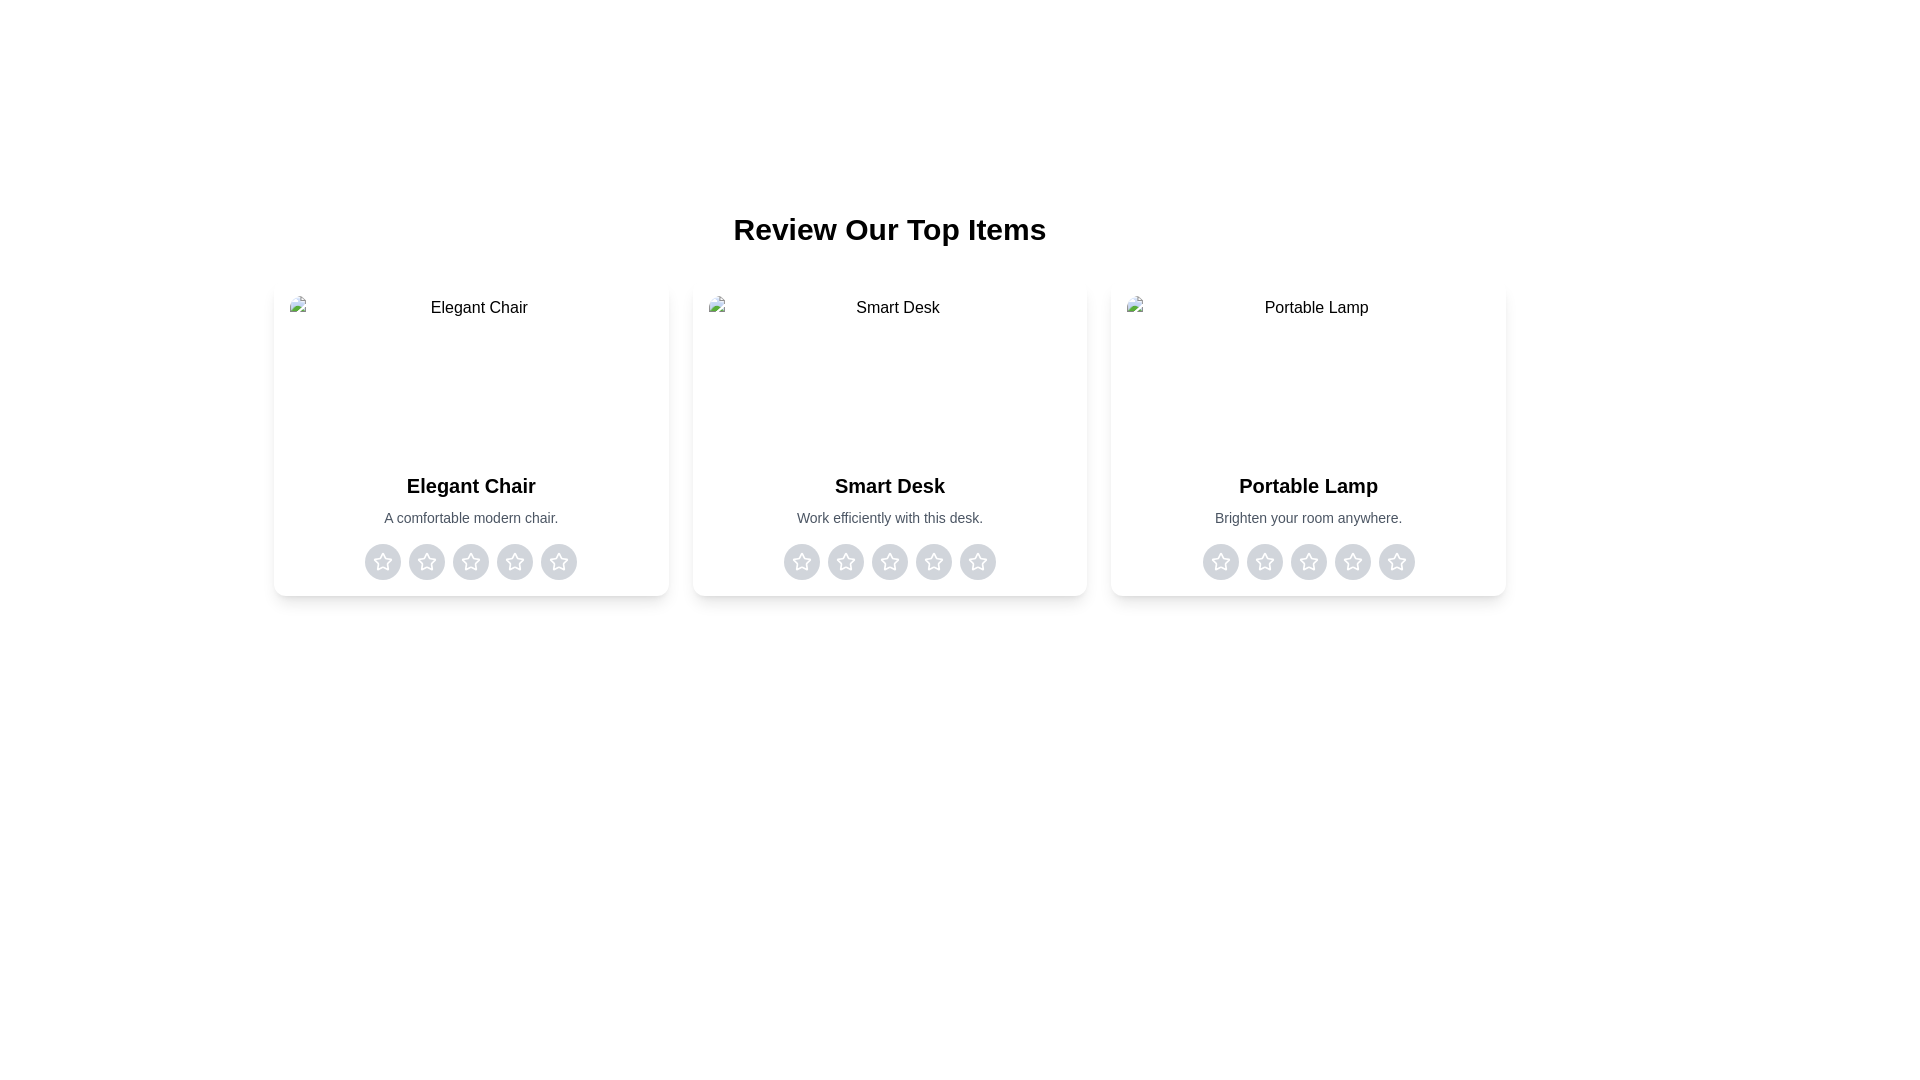  What do you see at coordinates (1395, 562) in the screenshot?
I see `the rating for the item 'Portable Lamp' to 5 stars` at bounding box center [1395, 562].